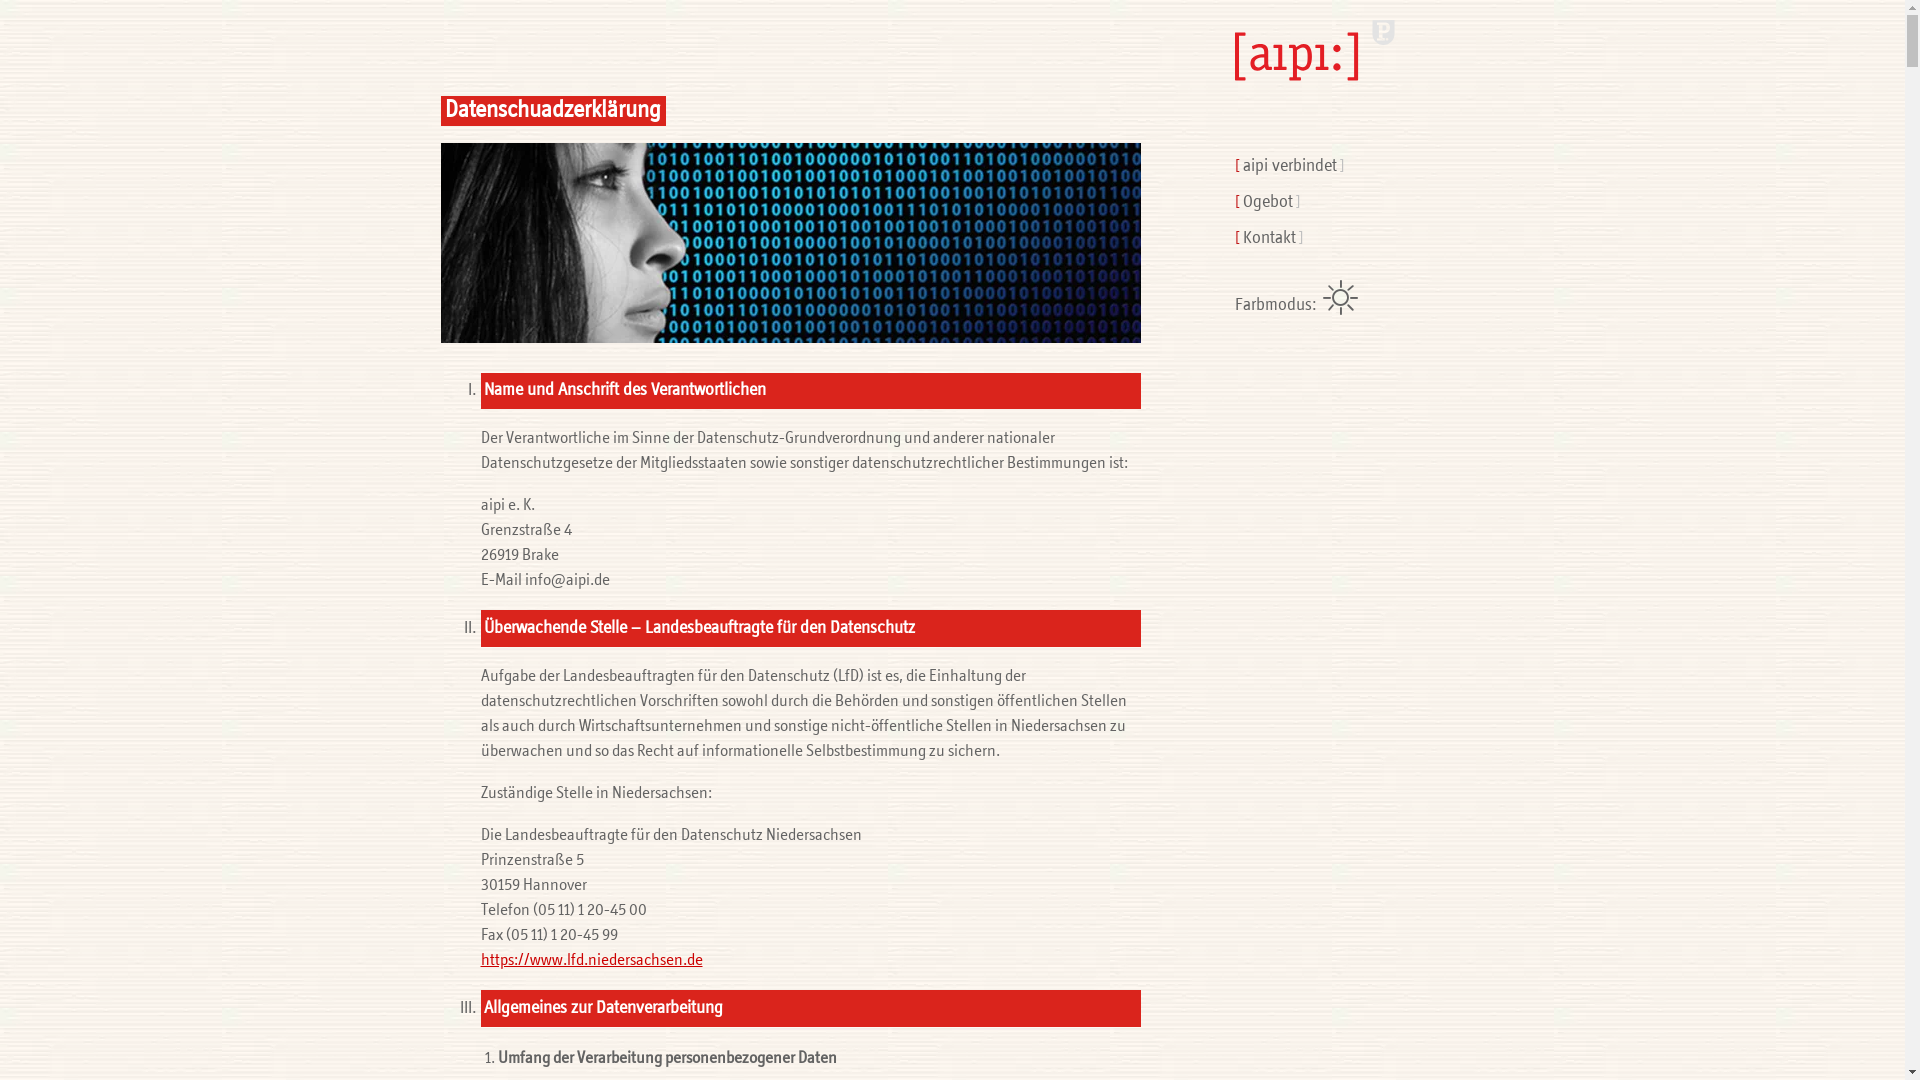  What do you see at coordinates (589, 959) in the screenshot?
I see `'https://www.lfd.niedersachsen.de'` at bounding box center [589, 959].